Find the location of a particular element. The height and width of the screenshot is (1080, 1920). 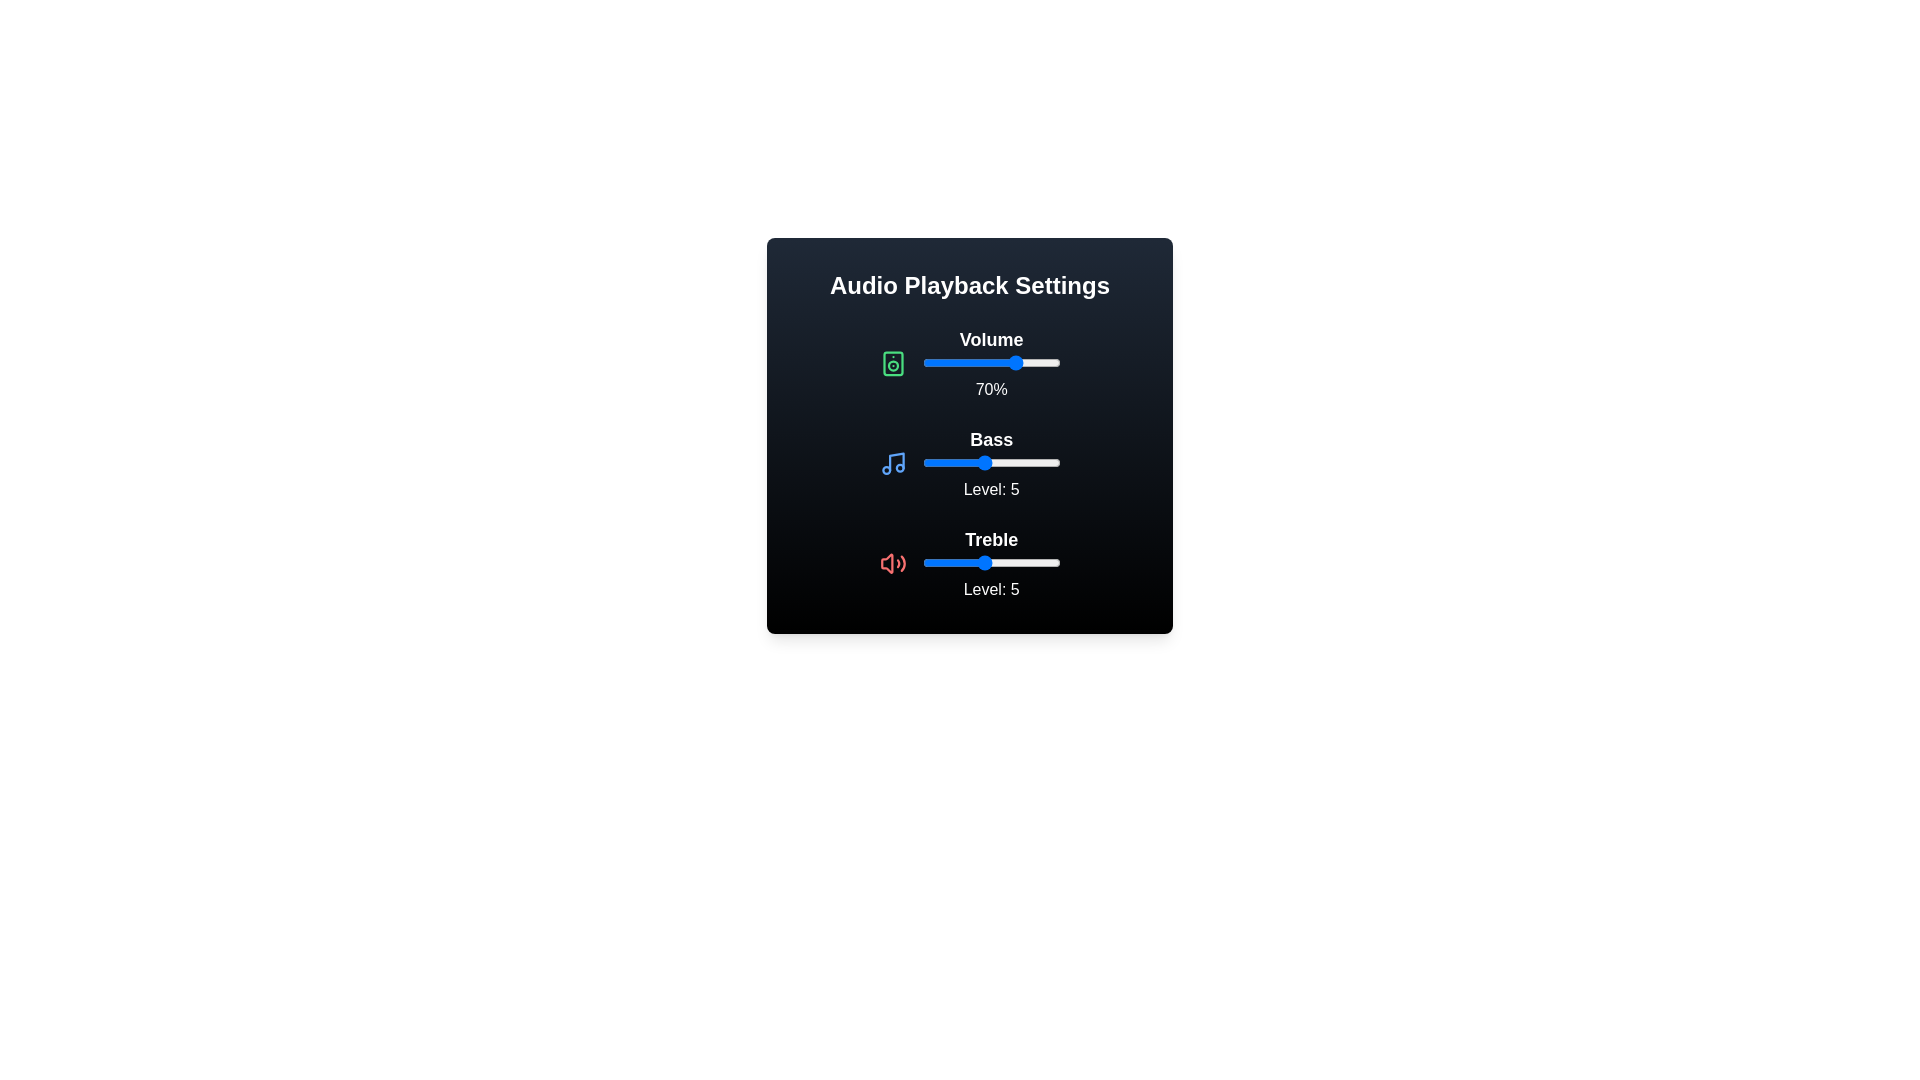

the volume slider is located at coordinates (924, 362).